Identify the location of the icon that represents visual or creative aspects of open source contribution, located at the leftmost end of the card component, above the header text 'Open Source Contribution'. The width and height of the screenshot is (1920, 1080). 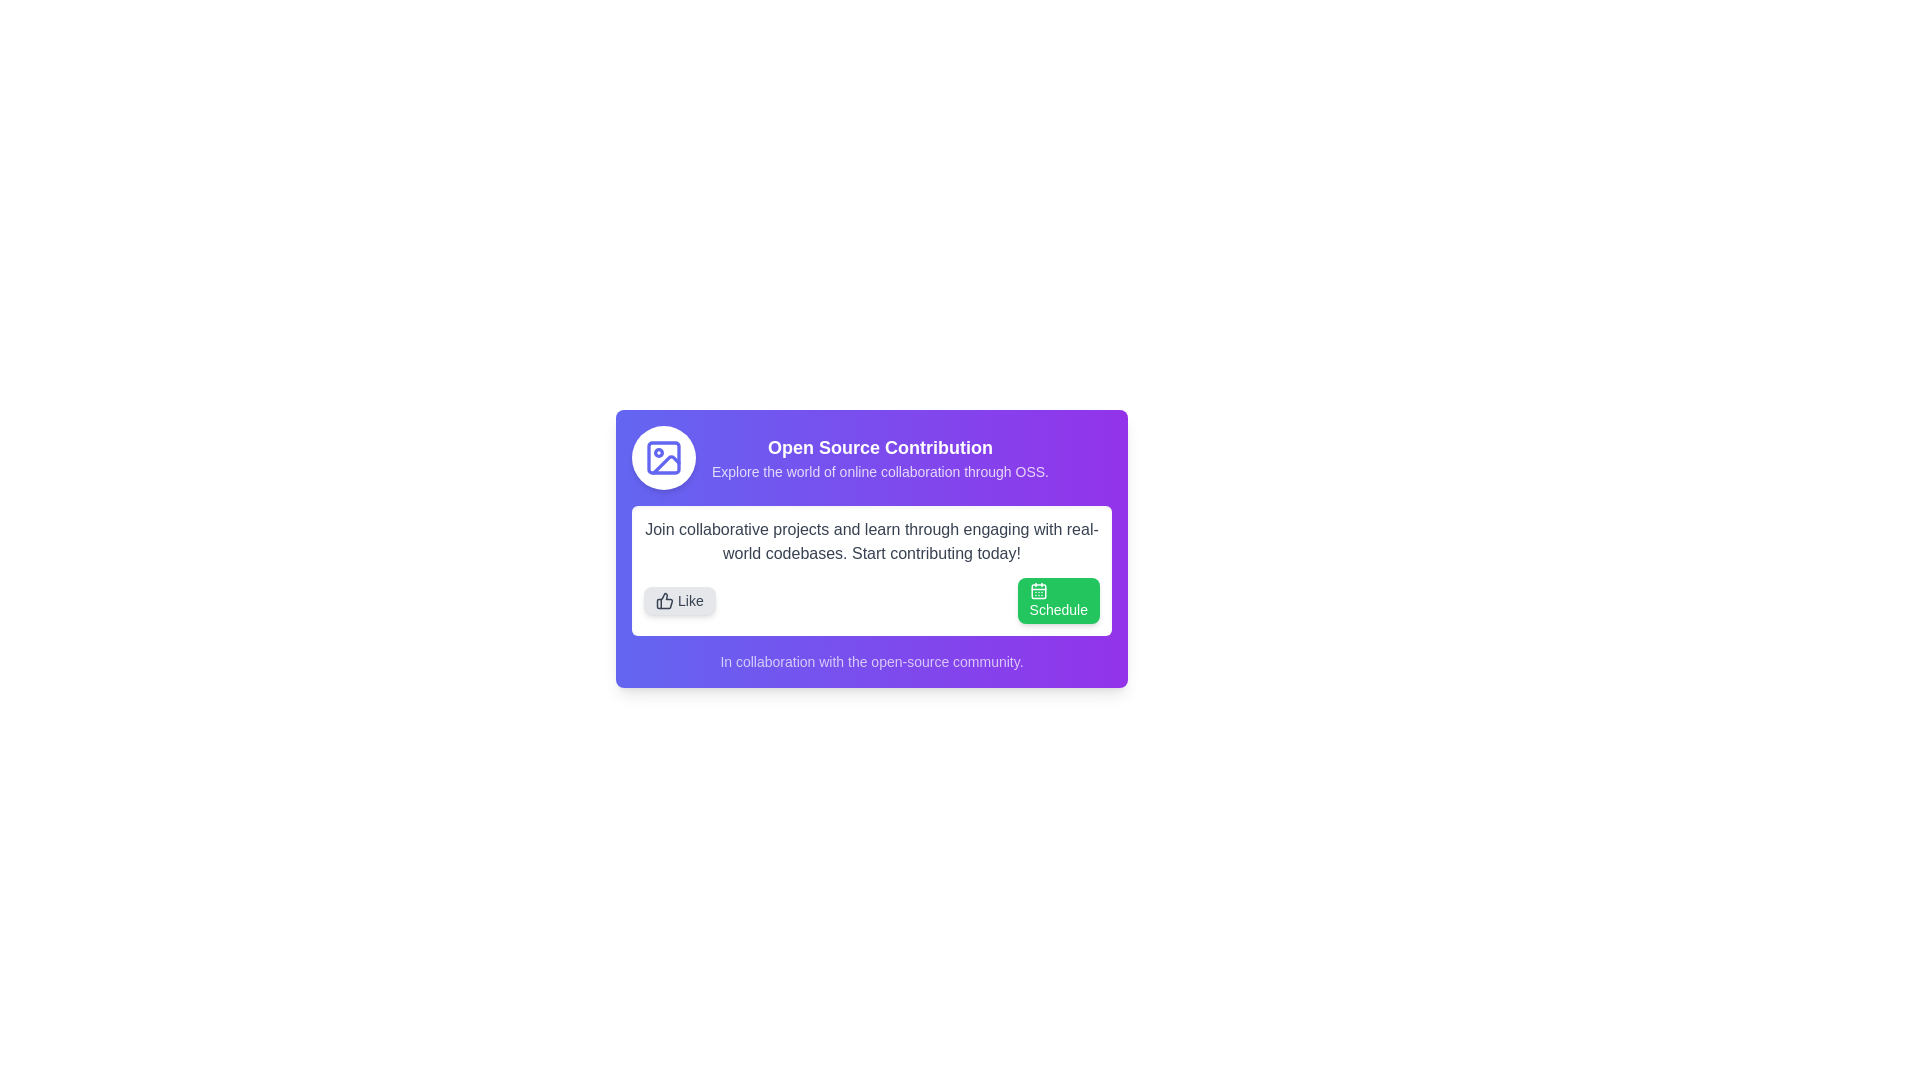
(663, 458).